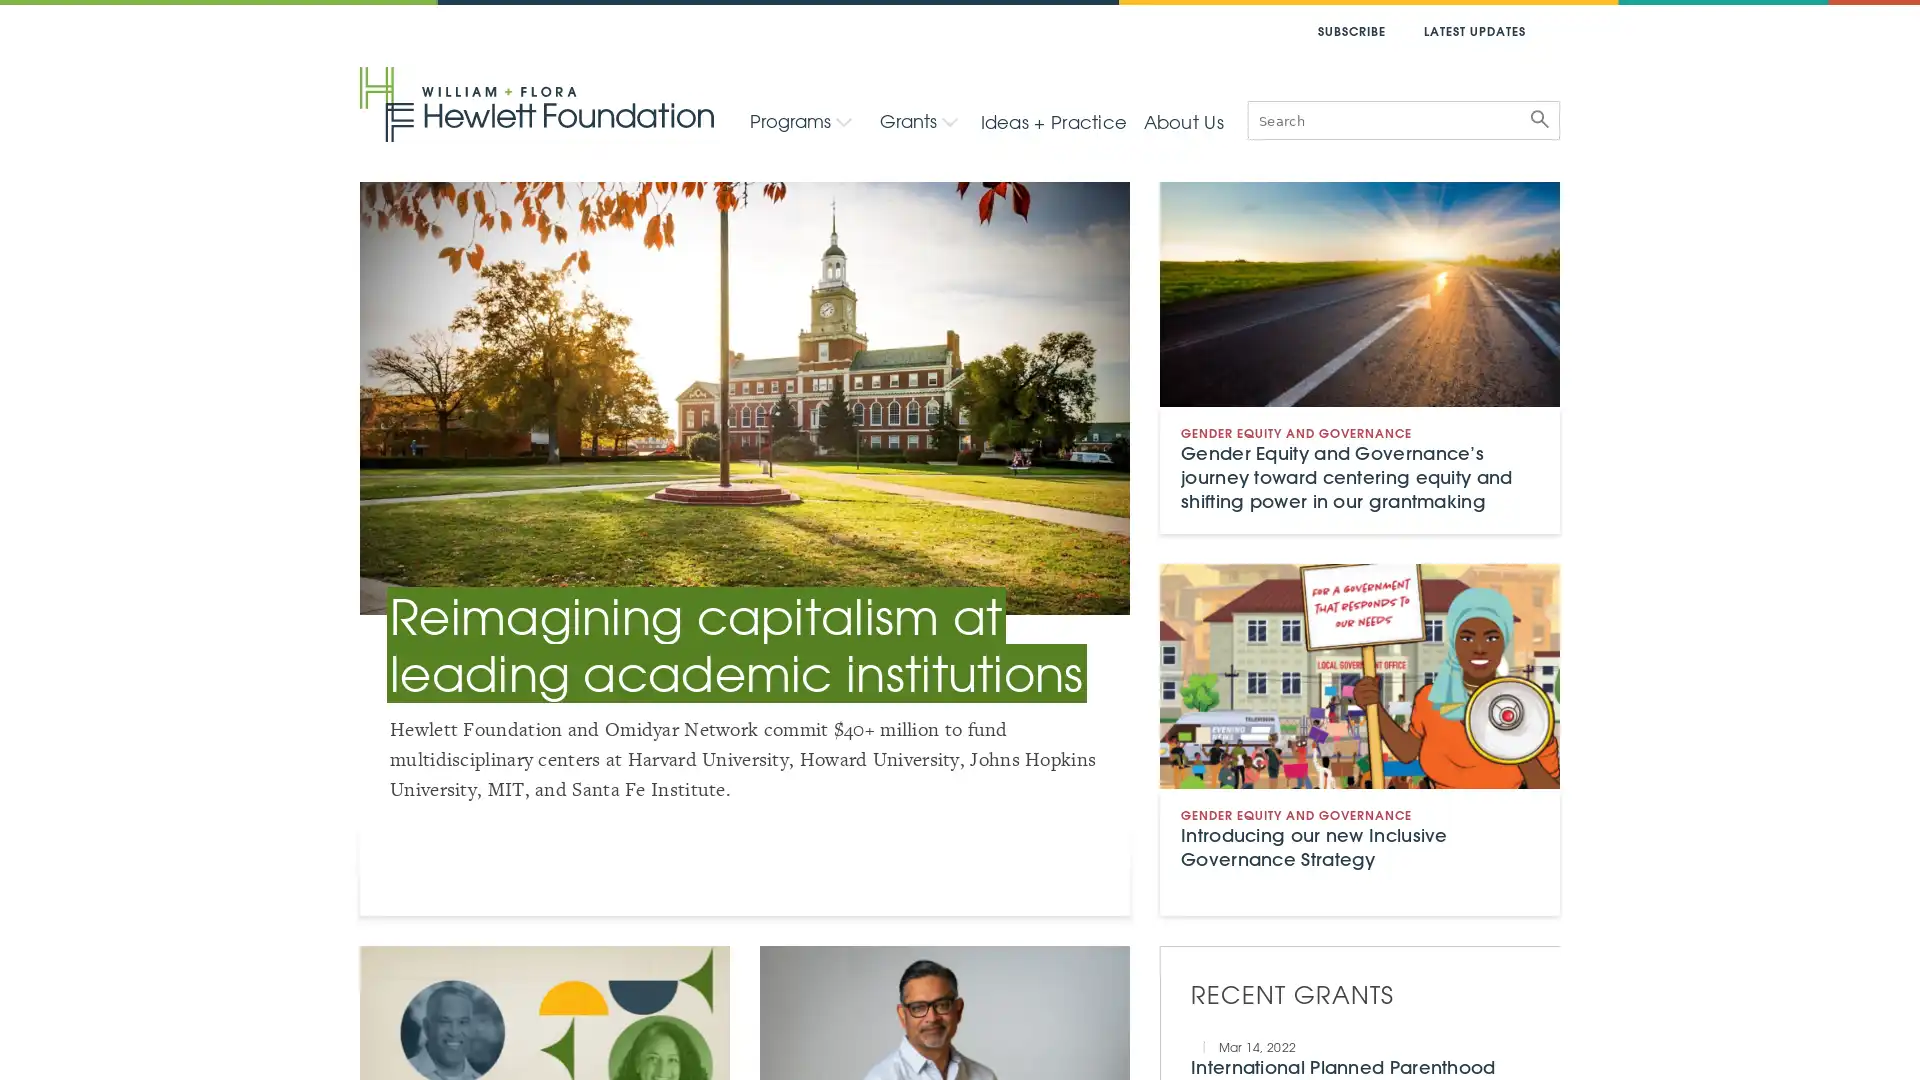 Image resolution: width=1920 pixels, height=1080 pixels. Describe the element at coordinates (801, 120) in the screenshot. I see `Programs` at that location.